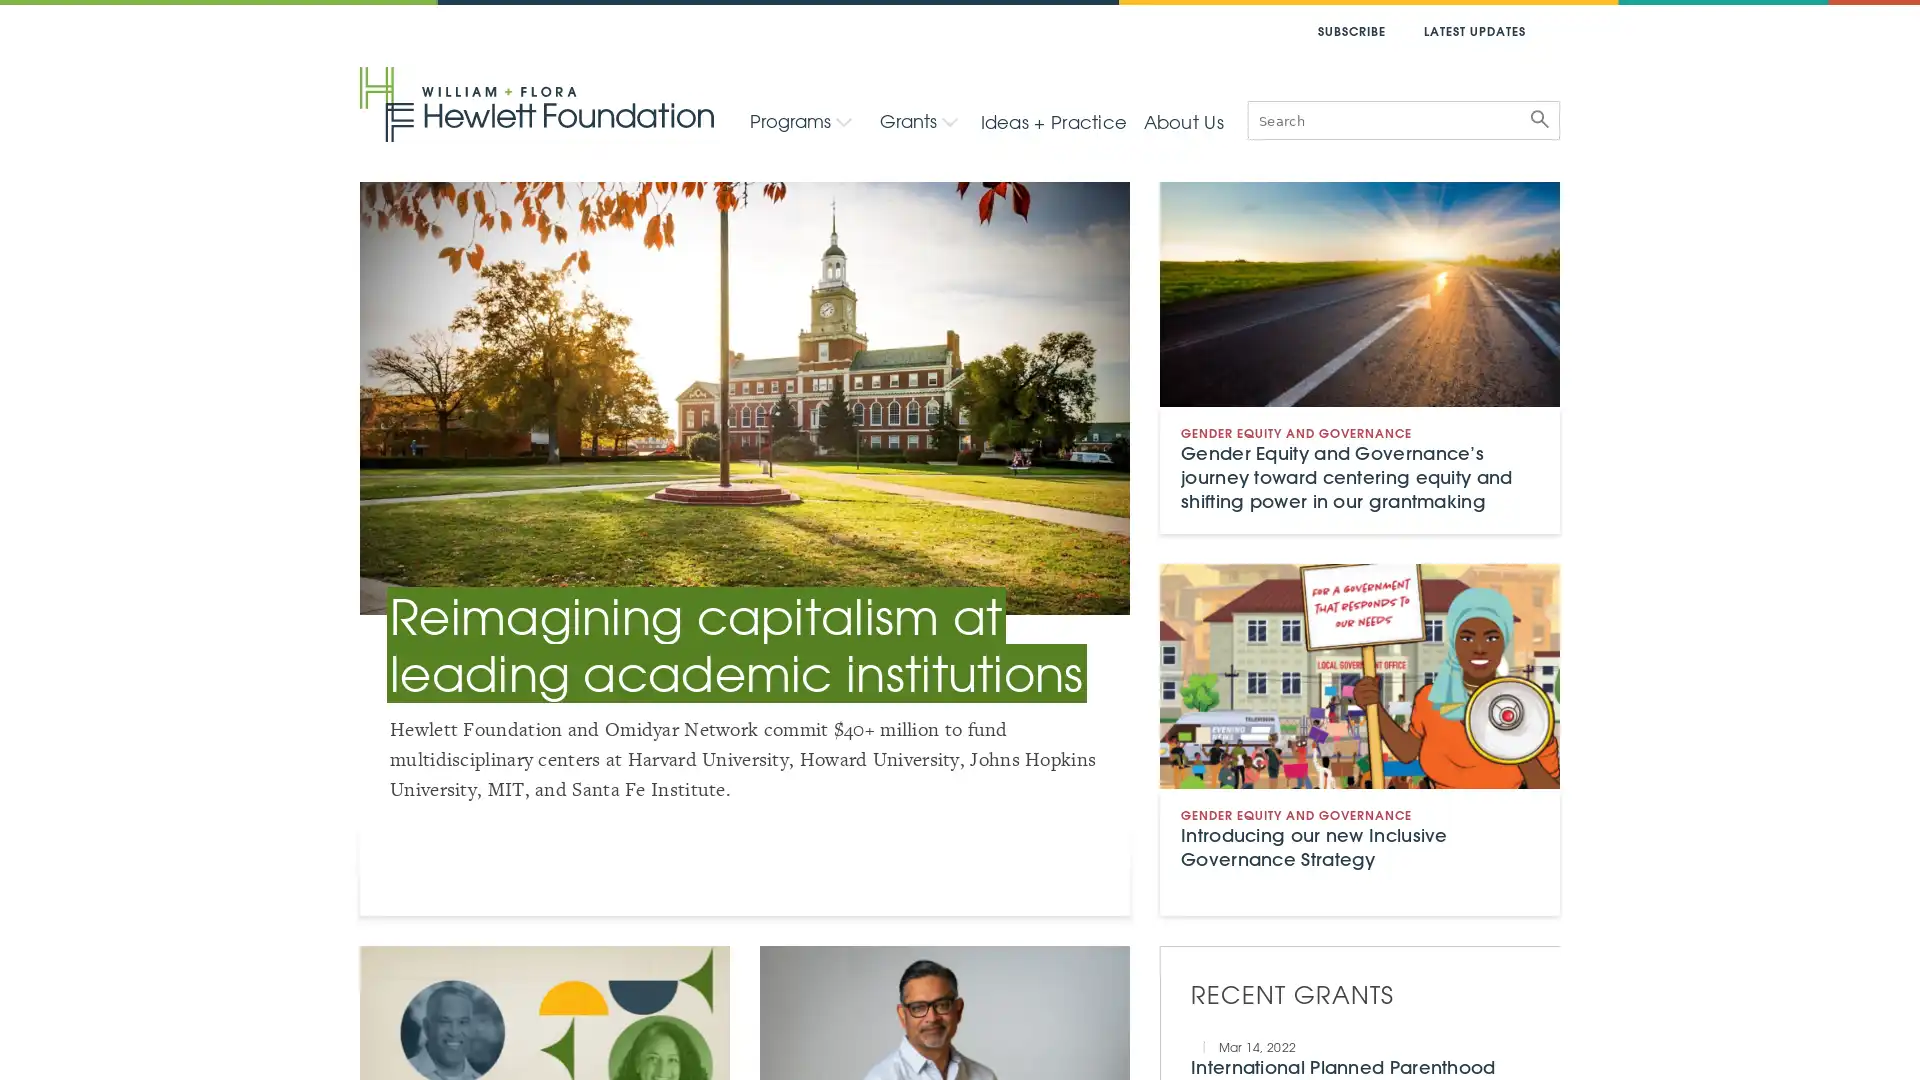 Image resolution: width=1920 pixels, height=1080 pixels. Describe the element at coordinates (801, 120) in the screenshot. I see `Programs` at that location.